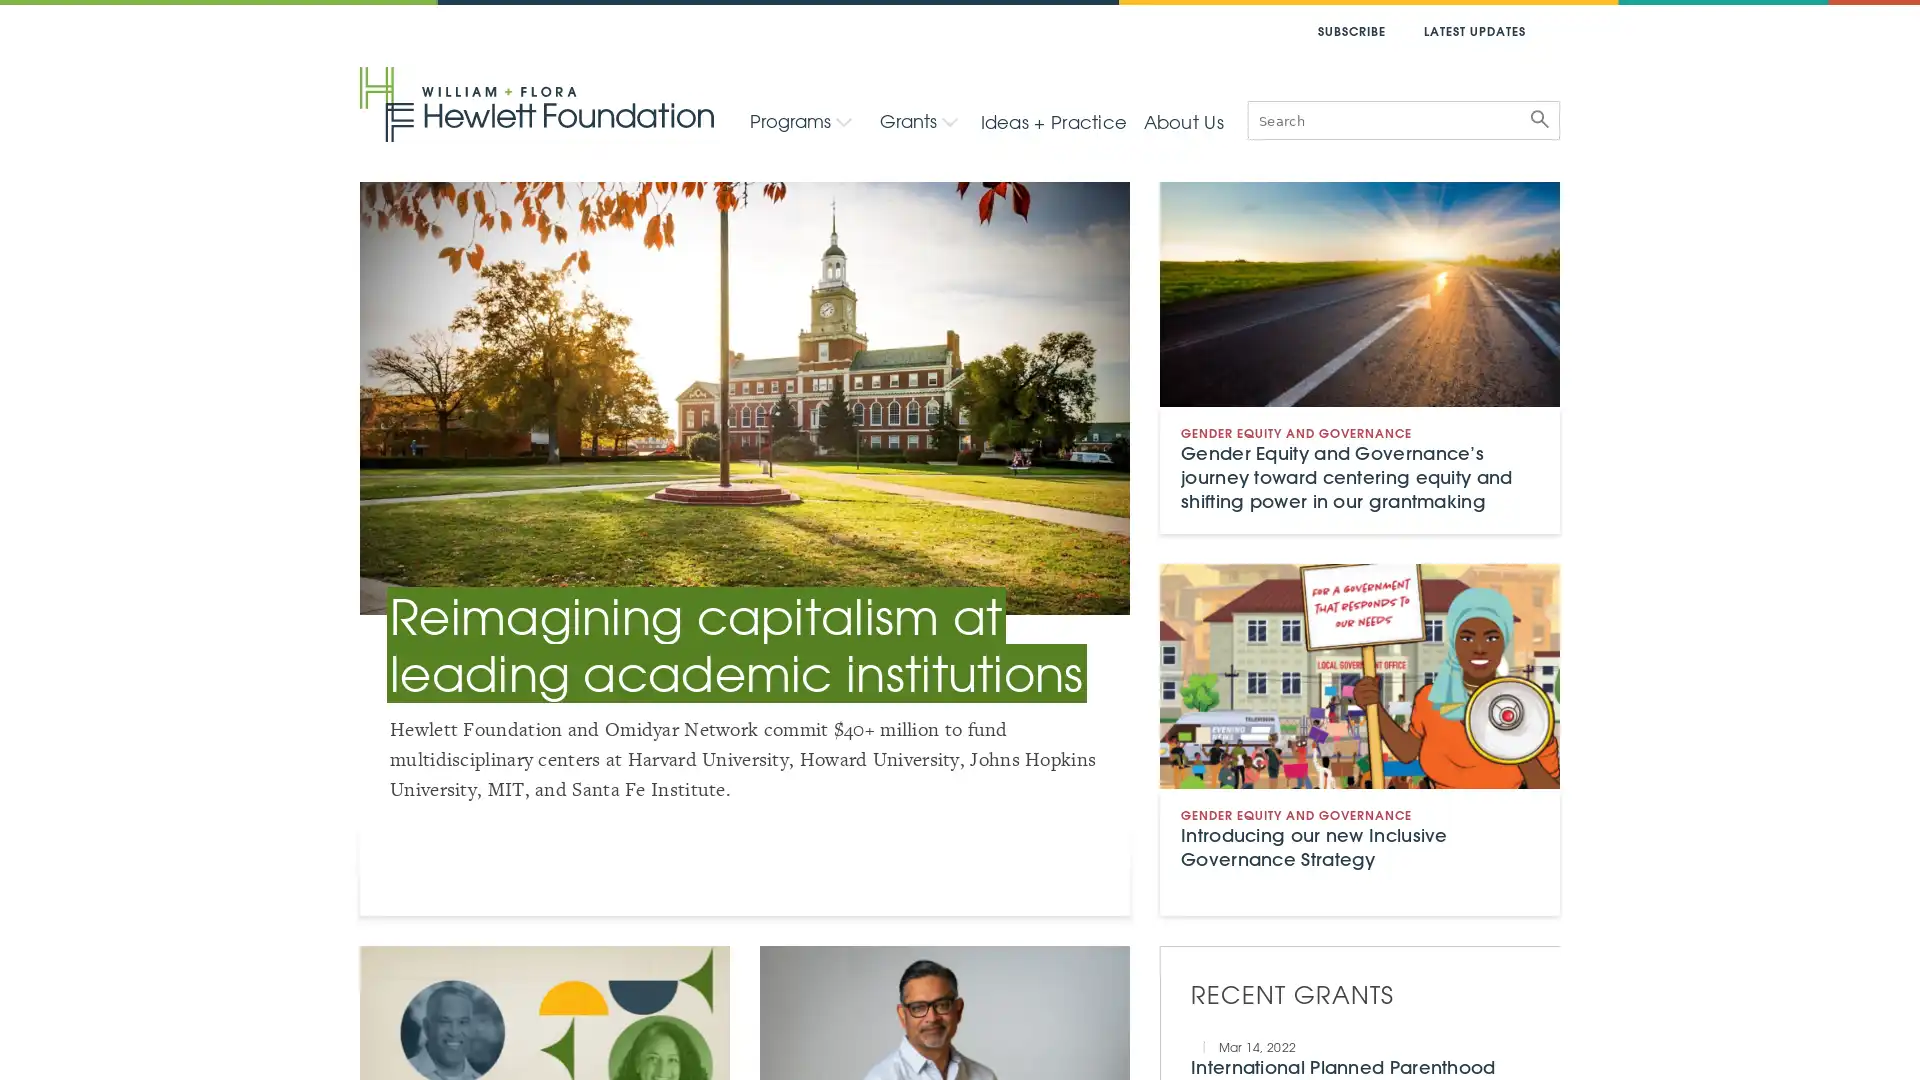 Image resolution: width=1920 pixels, height=1080 pixels. Describe the element at coordinates (801, 120) in the screenshot. I see `Programs` at that location.